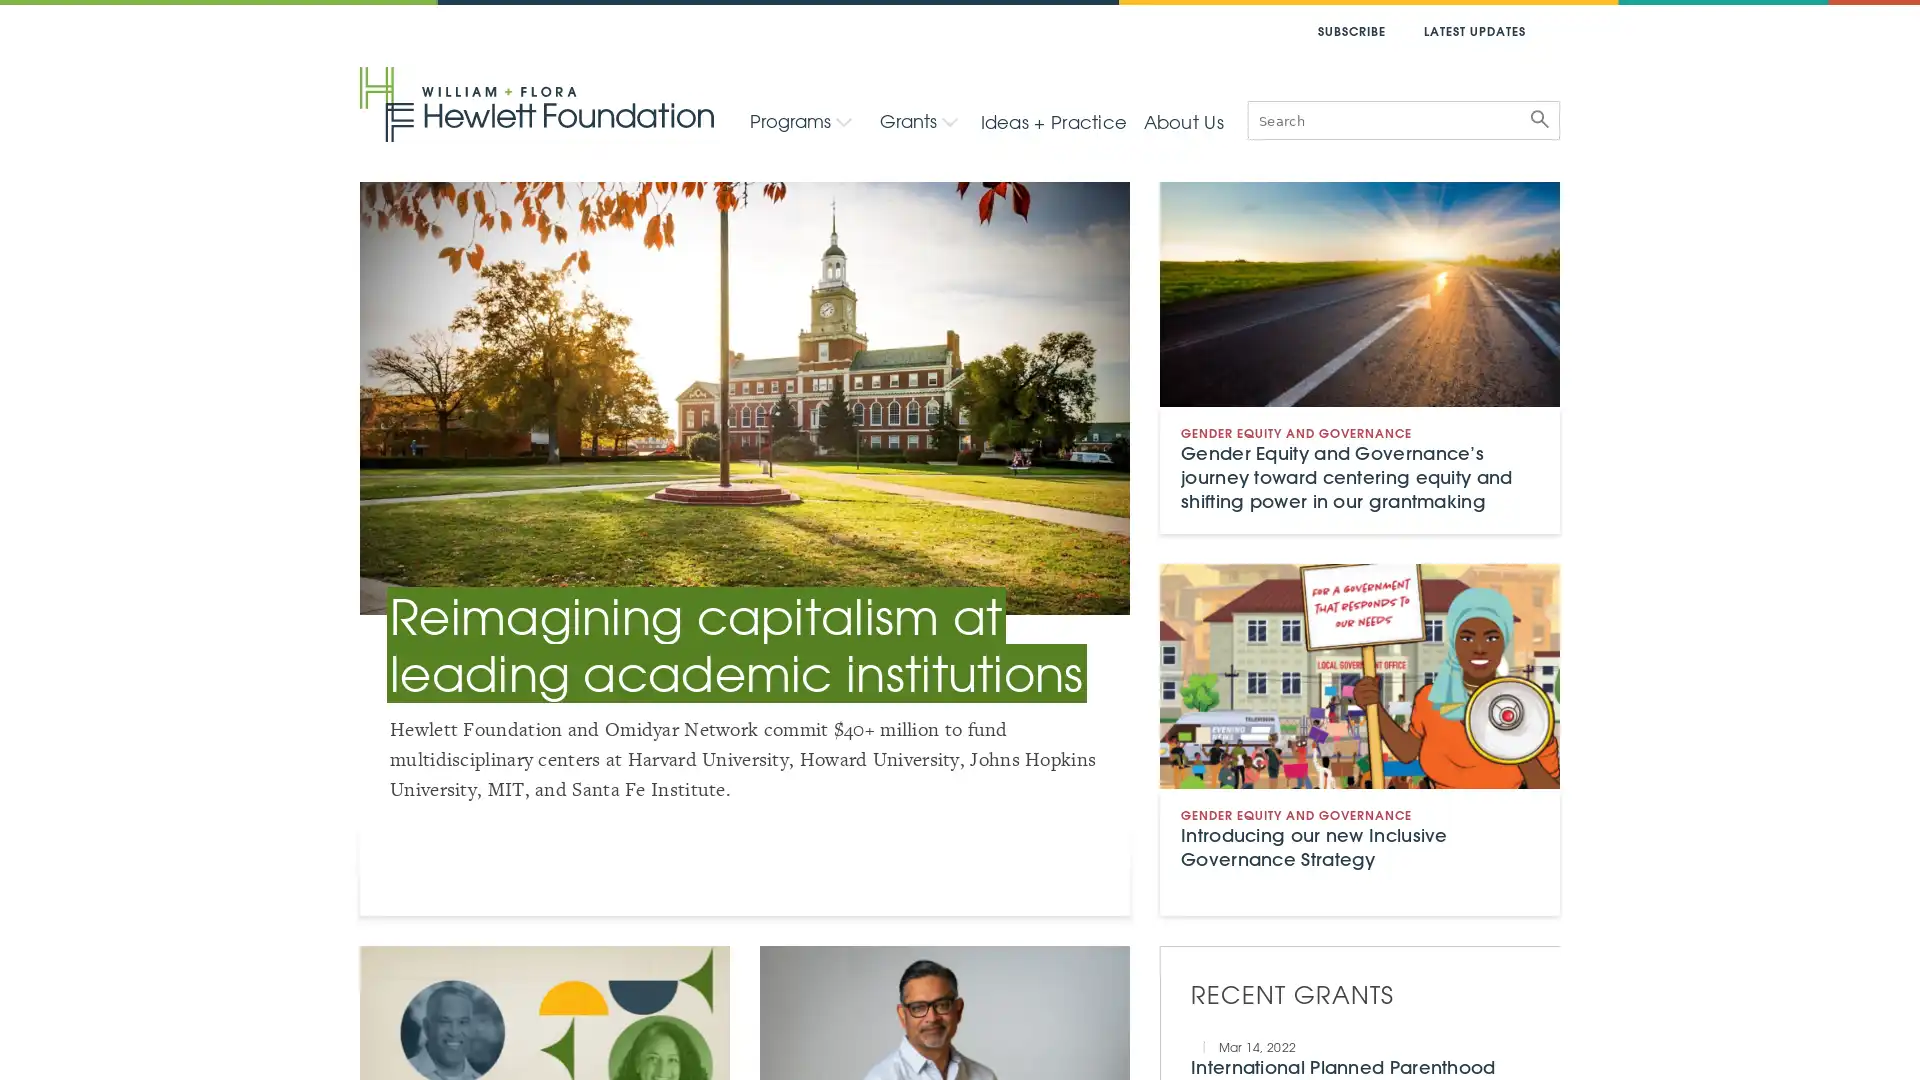 Image resolution: width=1920 pixels, height=1080 pixels. Describe the element at coordinates (801, 120) in the screenshot. I see `Programs` at that location.